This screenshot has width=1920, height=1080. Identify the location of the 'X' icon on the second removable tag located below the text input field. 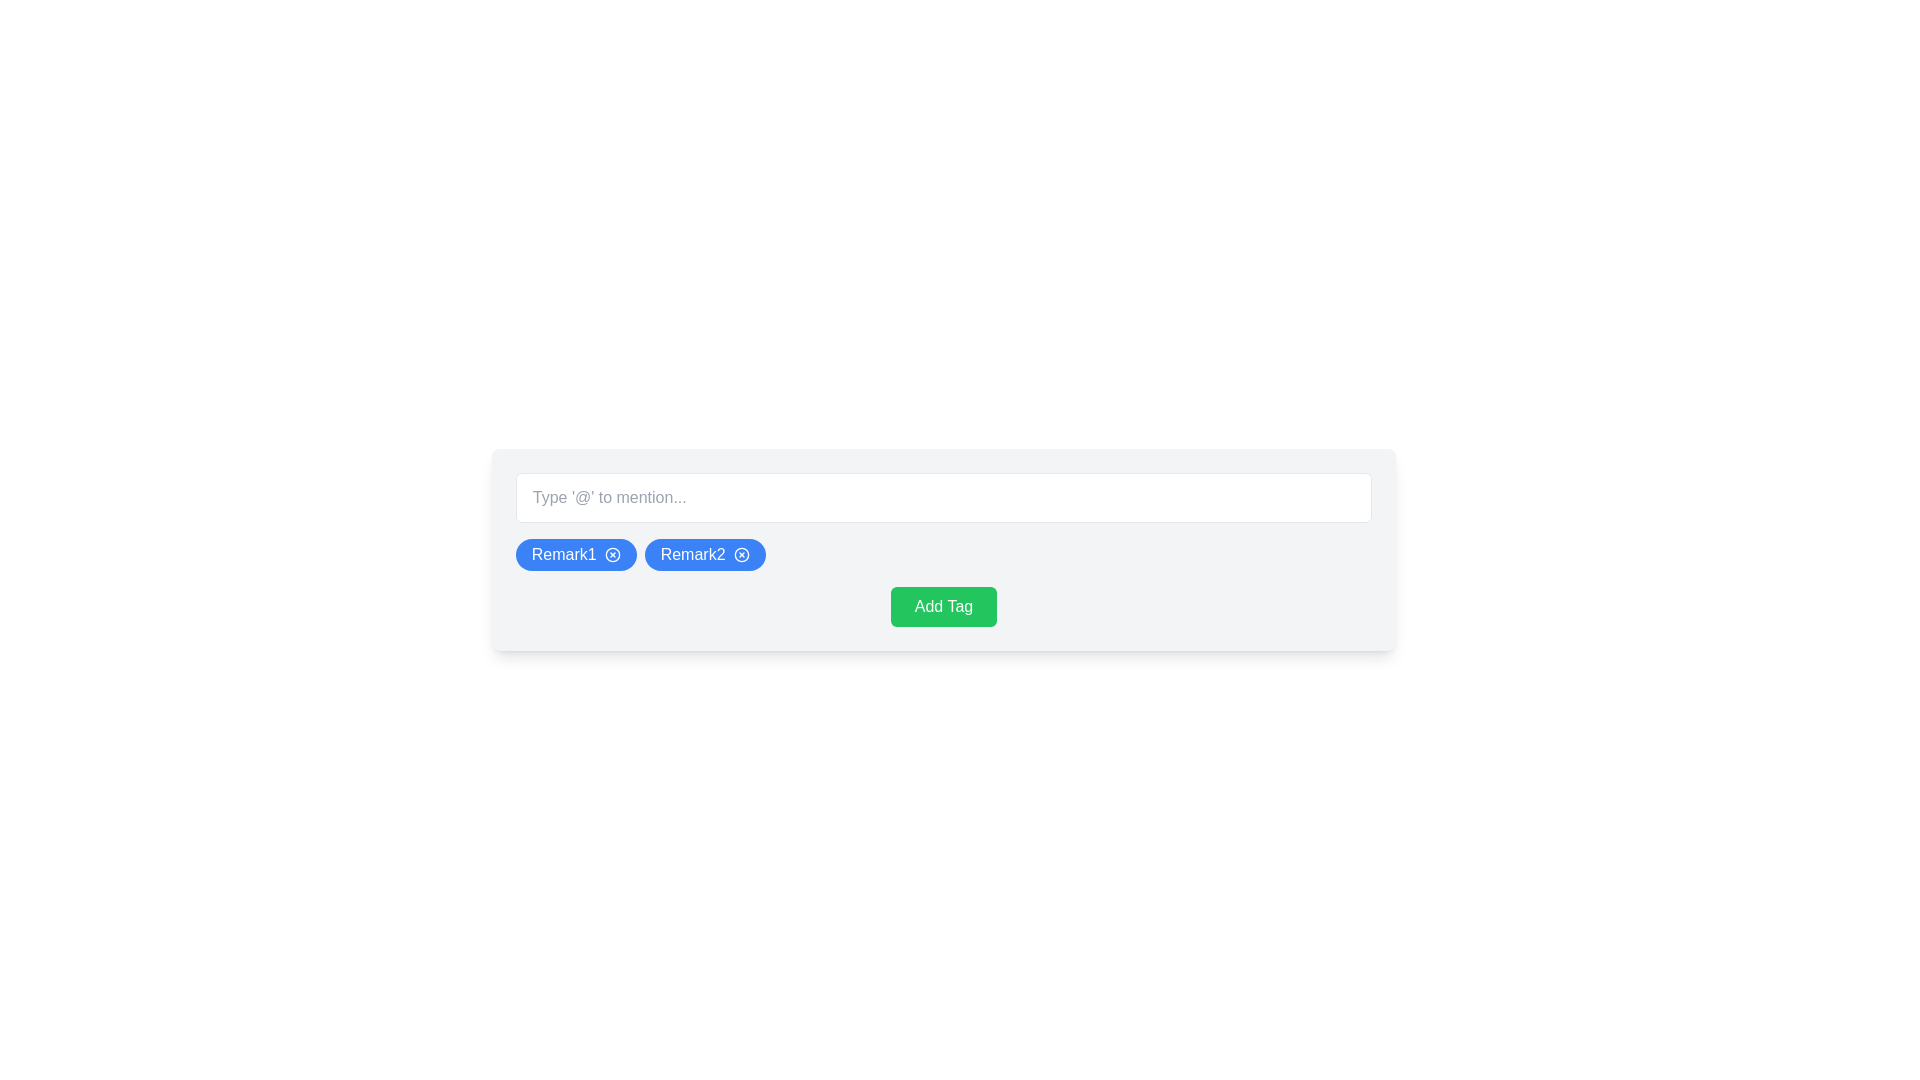
(705, 555).